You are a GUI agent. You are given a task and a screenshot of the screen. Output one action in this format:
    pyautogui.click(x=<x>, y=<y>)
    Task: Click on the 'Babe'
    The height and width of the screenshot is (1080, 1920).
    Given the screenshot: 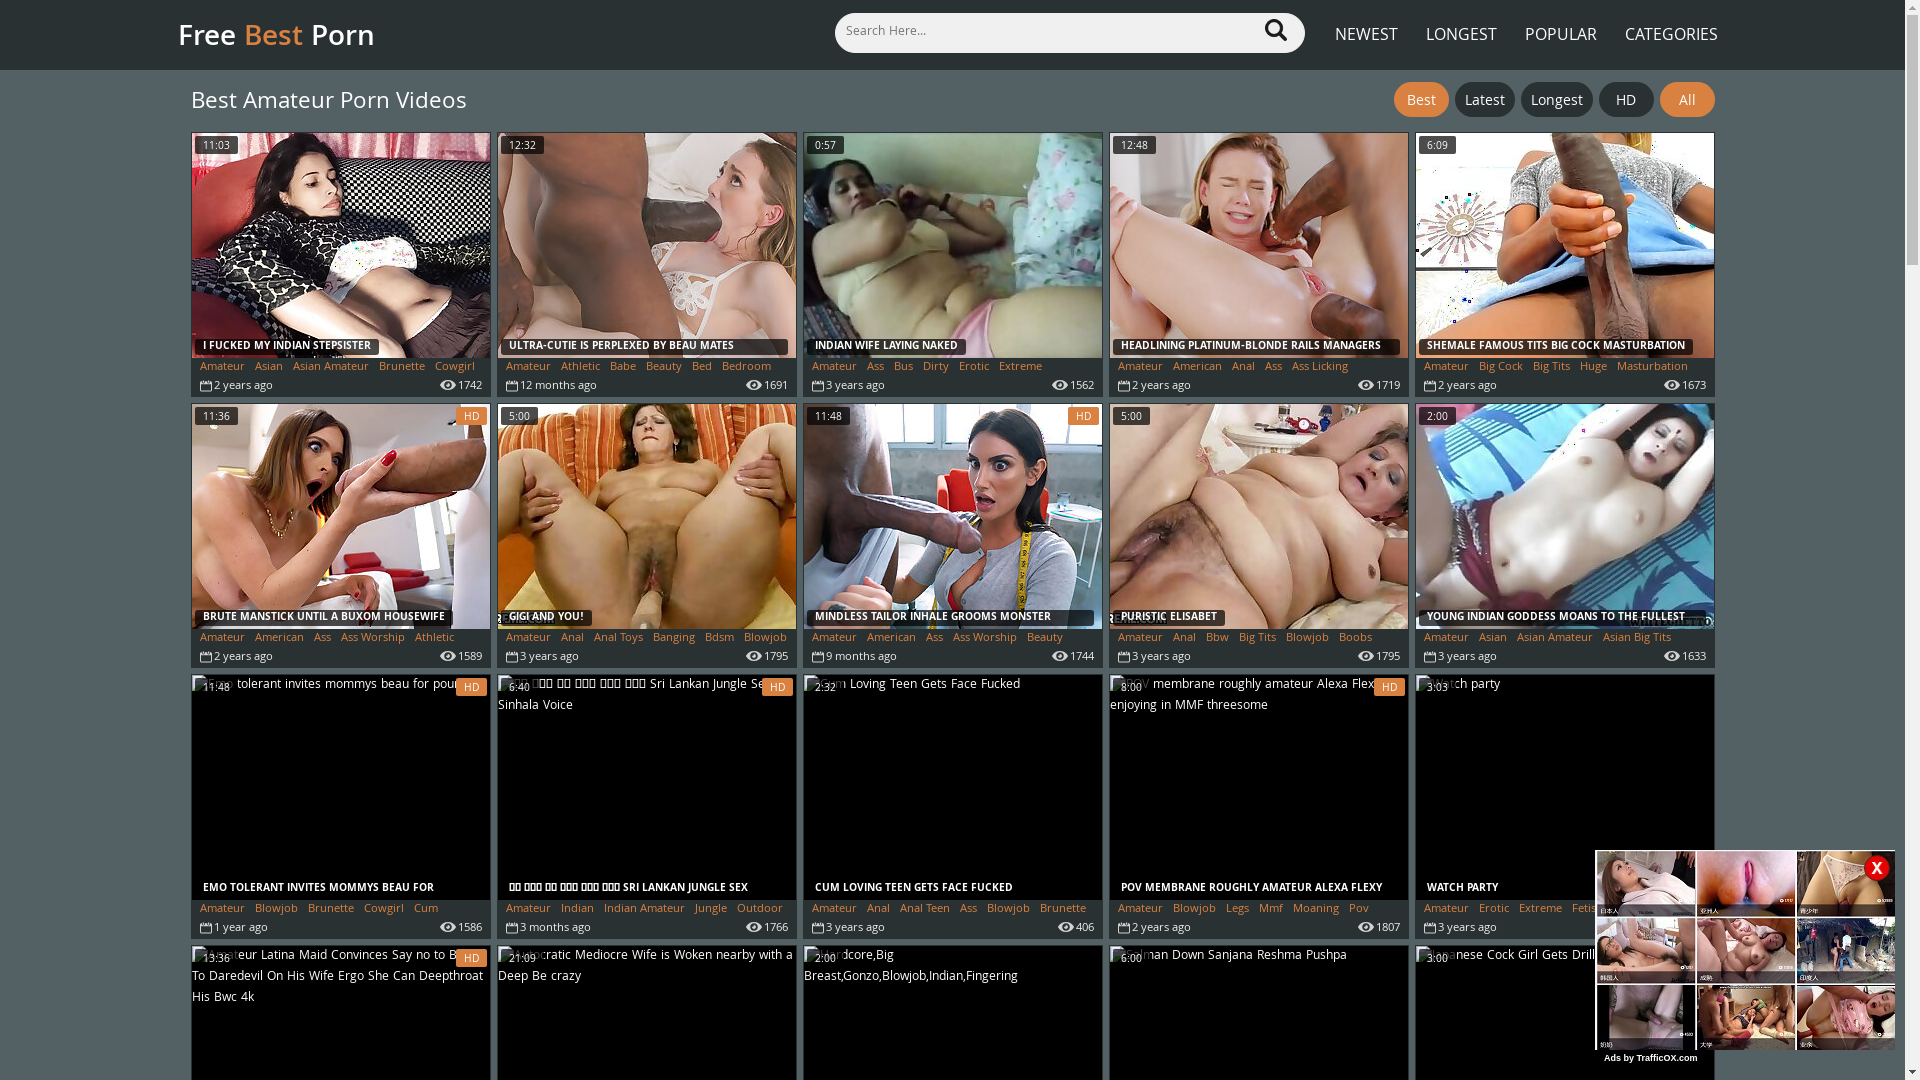 What is the action you would take?
    pyautogui.click(x=608, y=367)
    